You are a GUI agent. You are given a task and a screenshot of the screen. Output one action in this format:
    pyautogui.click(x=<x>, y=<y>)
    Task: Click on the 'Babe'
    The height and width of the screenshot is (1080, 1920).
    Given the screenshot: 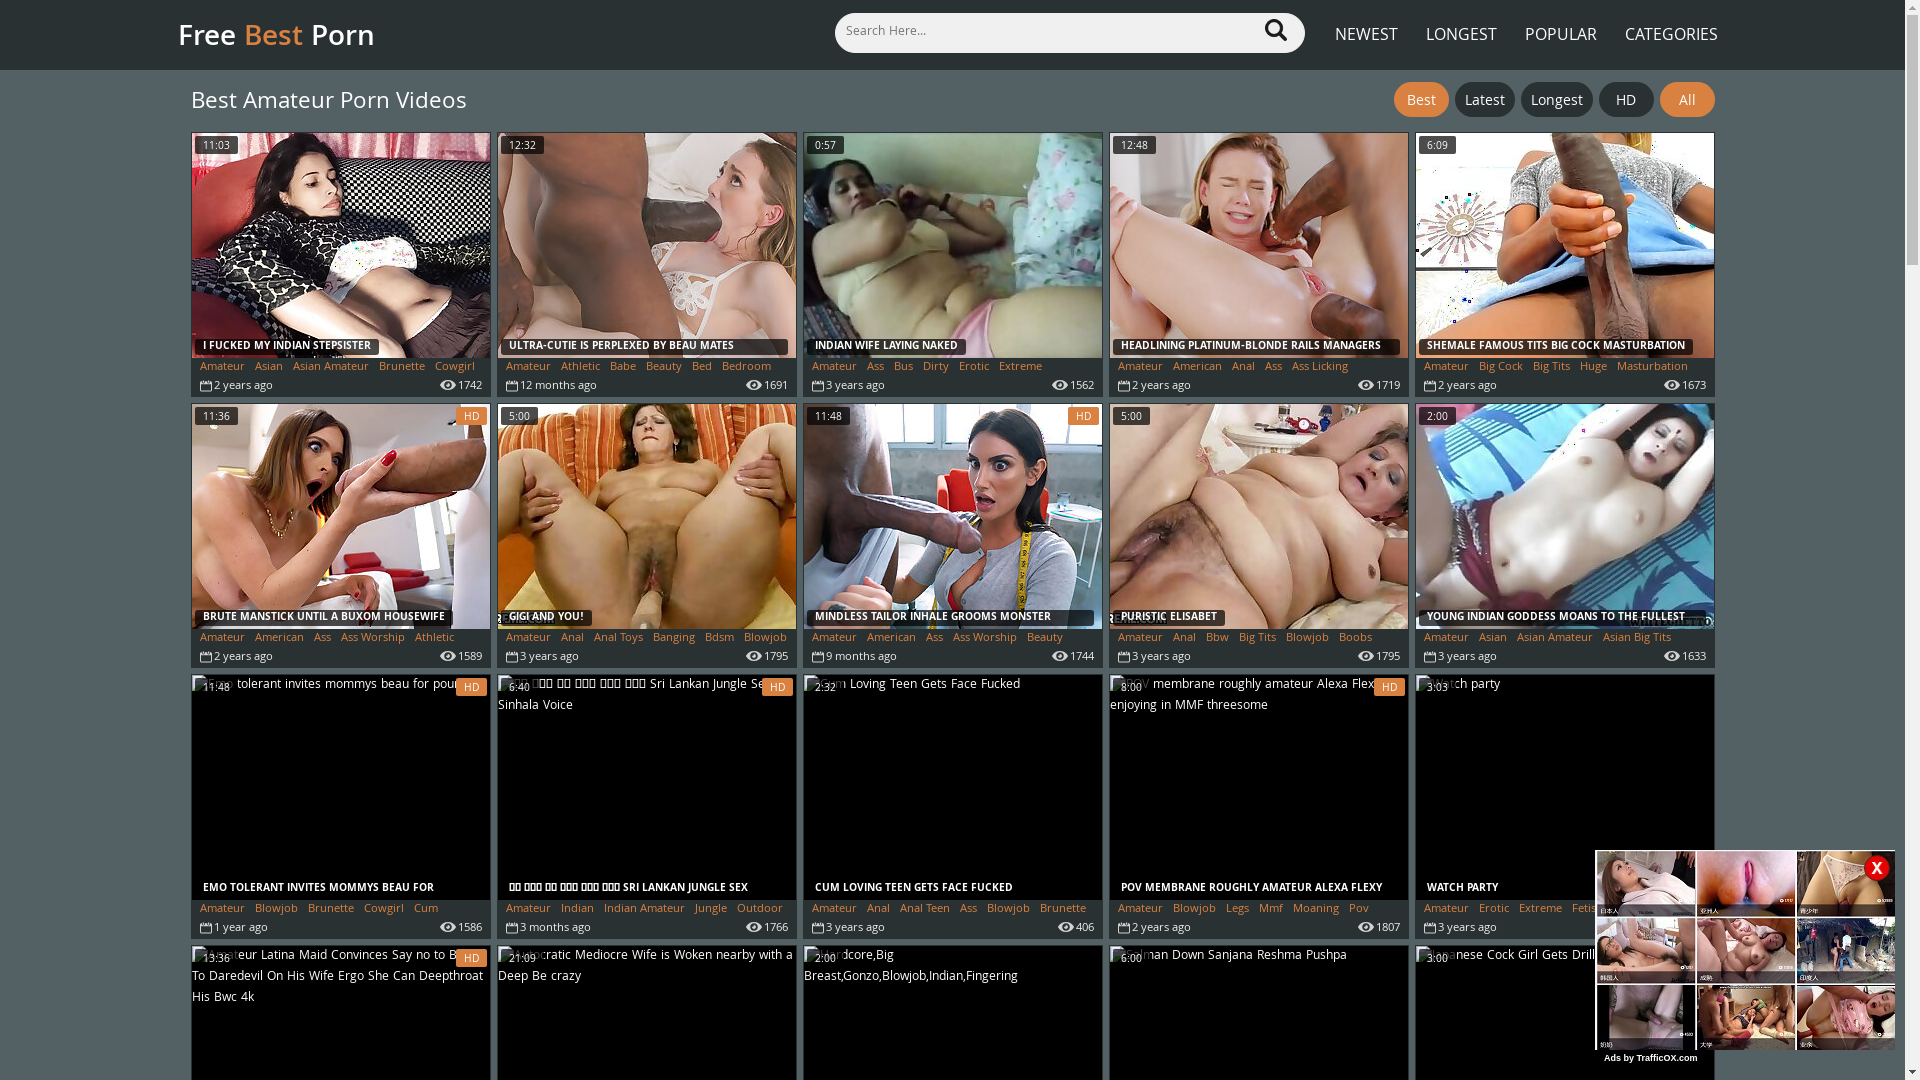 What is the action you would take?
    pyautogui.click(x=608, y=367)
    